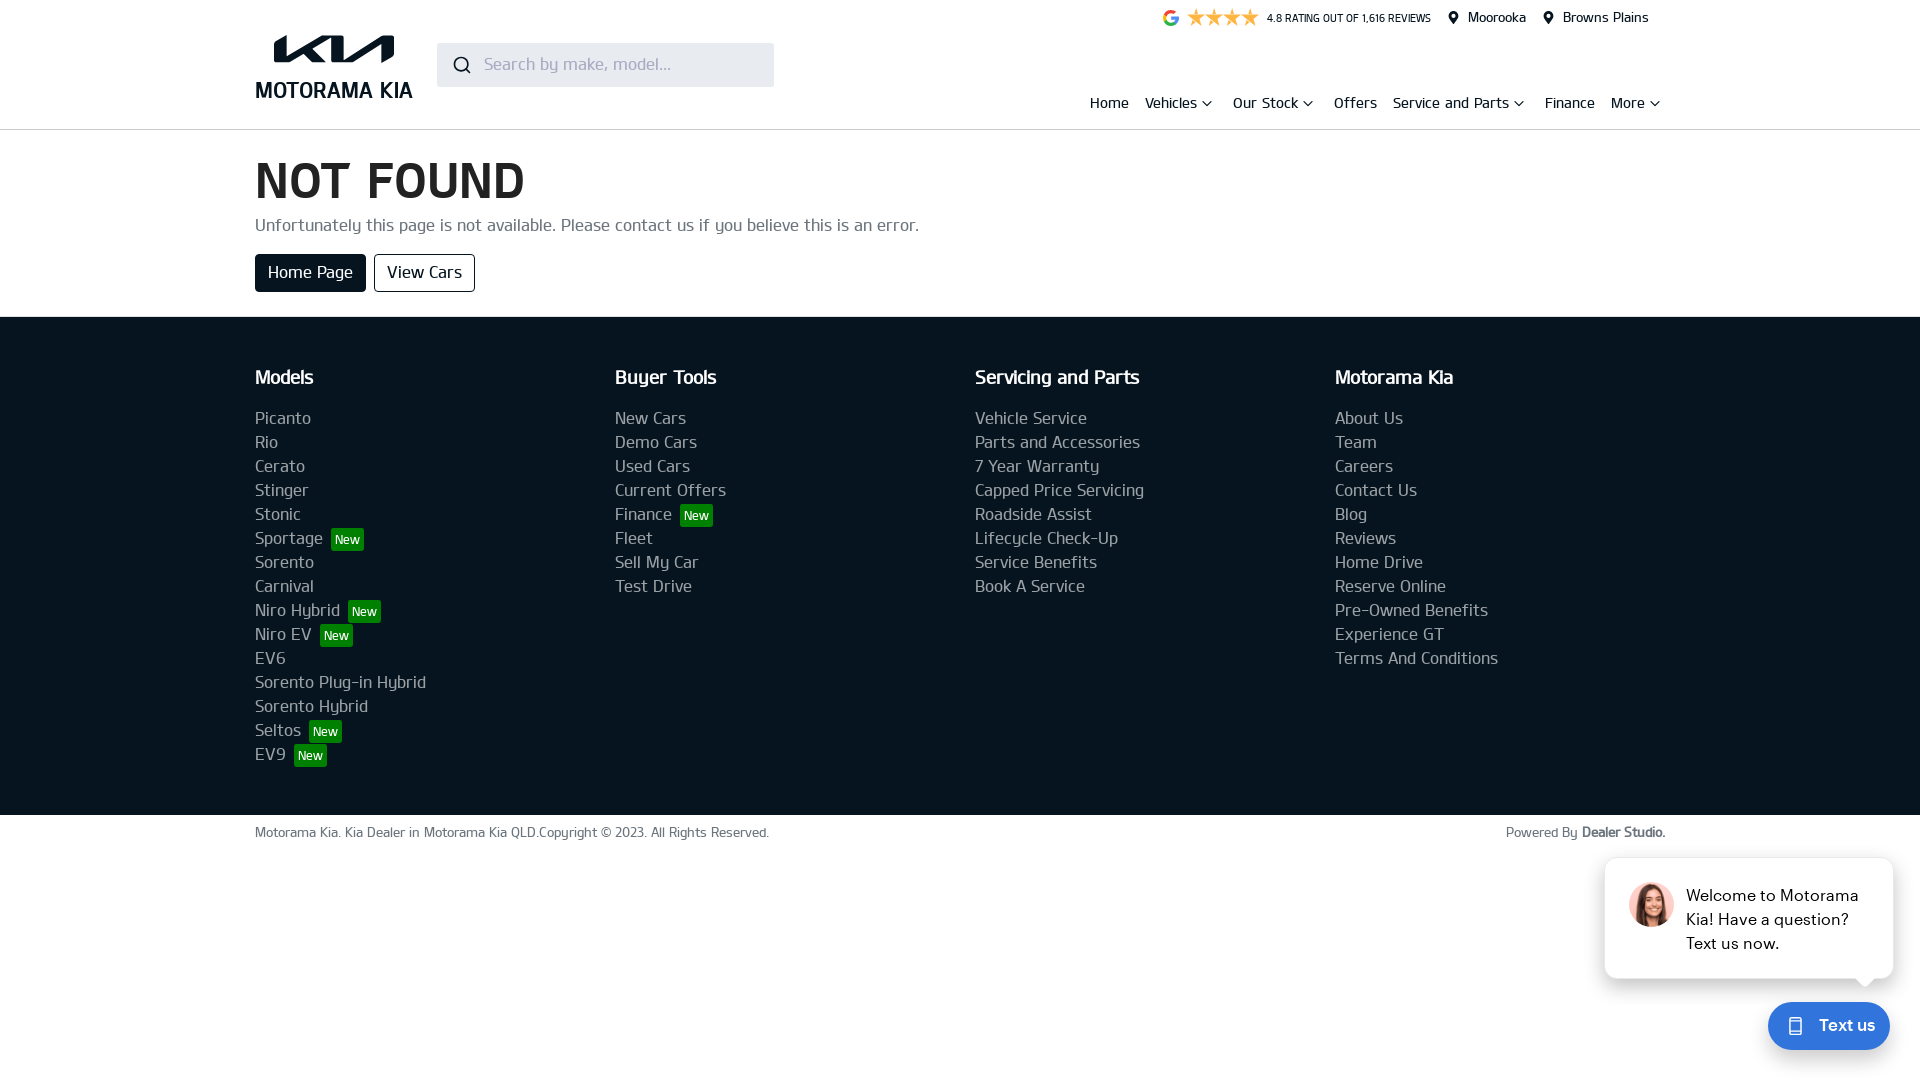 This screenshot has height=1080, width=1920. I want to click on 'Blog', so click(1350, 513).